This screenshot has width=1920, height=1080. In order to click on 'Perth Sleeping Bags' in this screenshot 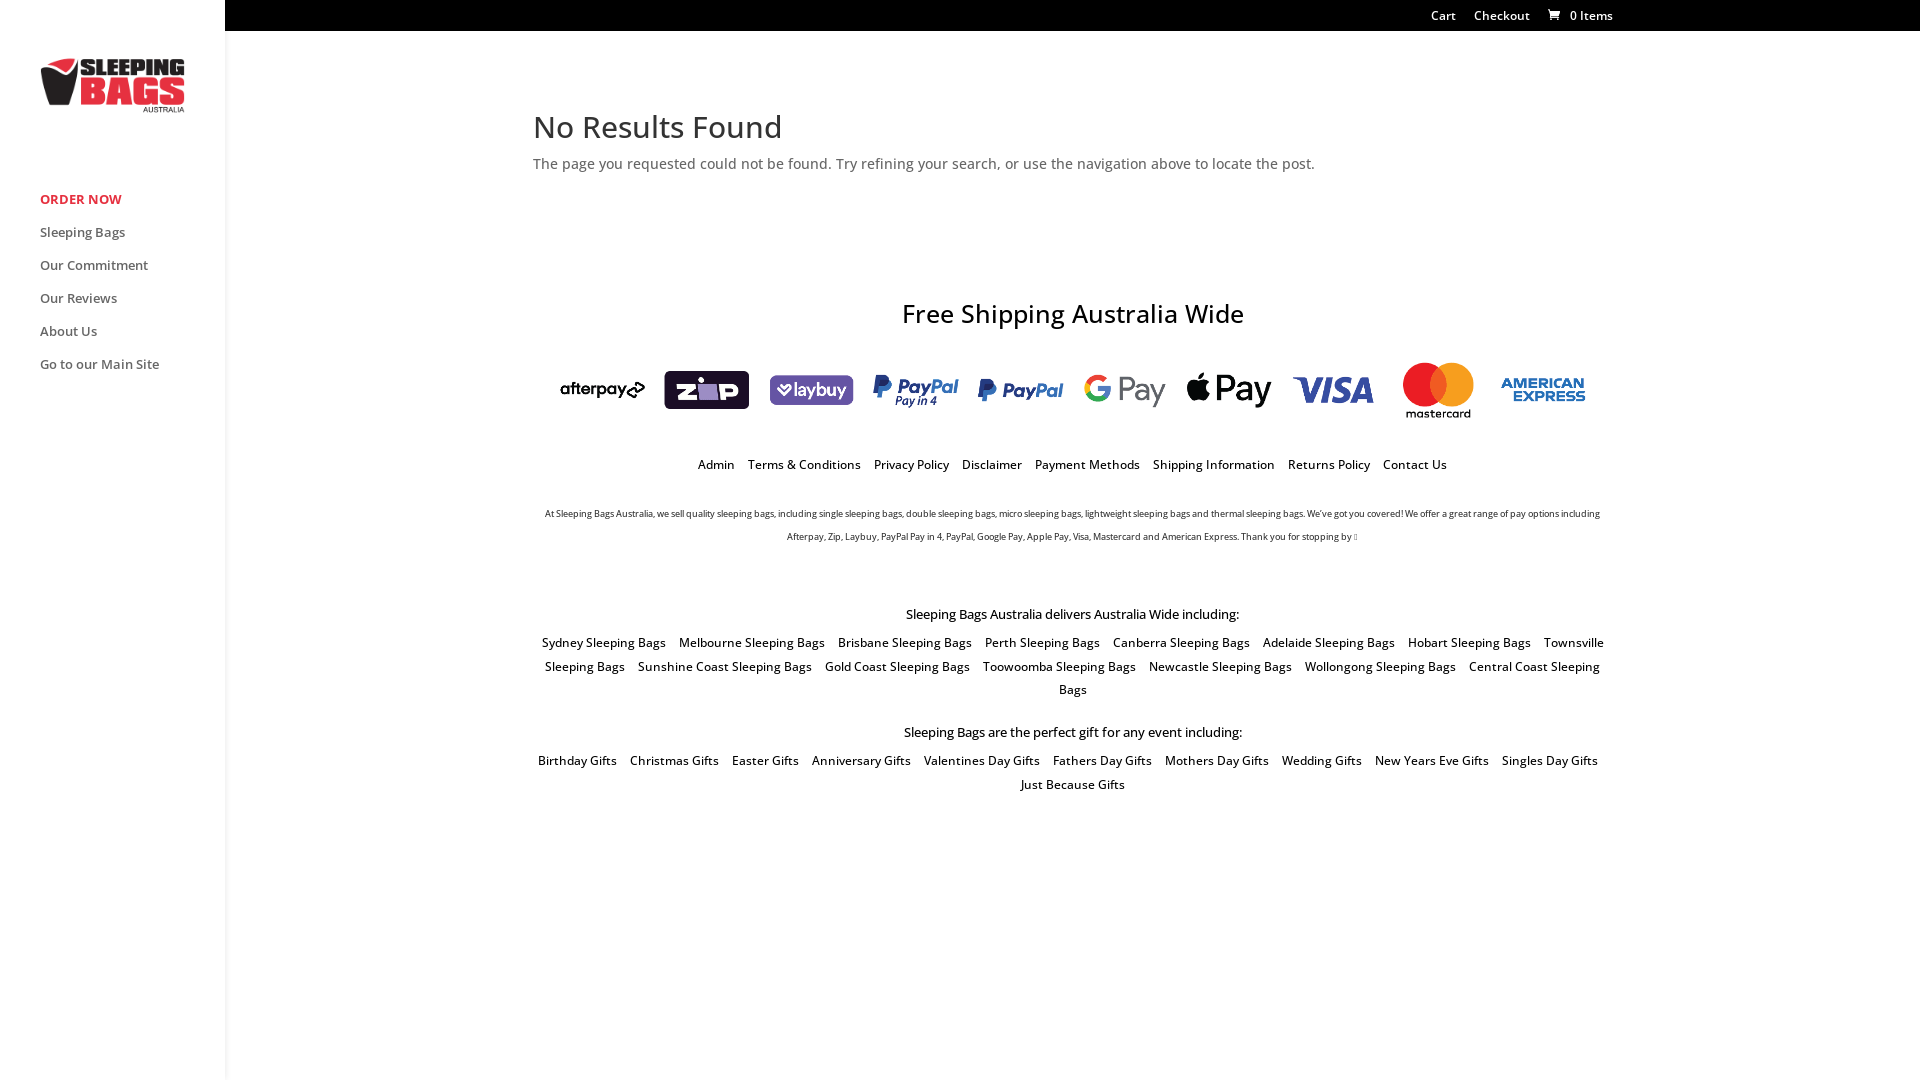, I will do `click(983, 642)`.